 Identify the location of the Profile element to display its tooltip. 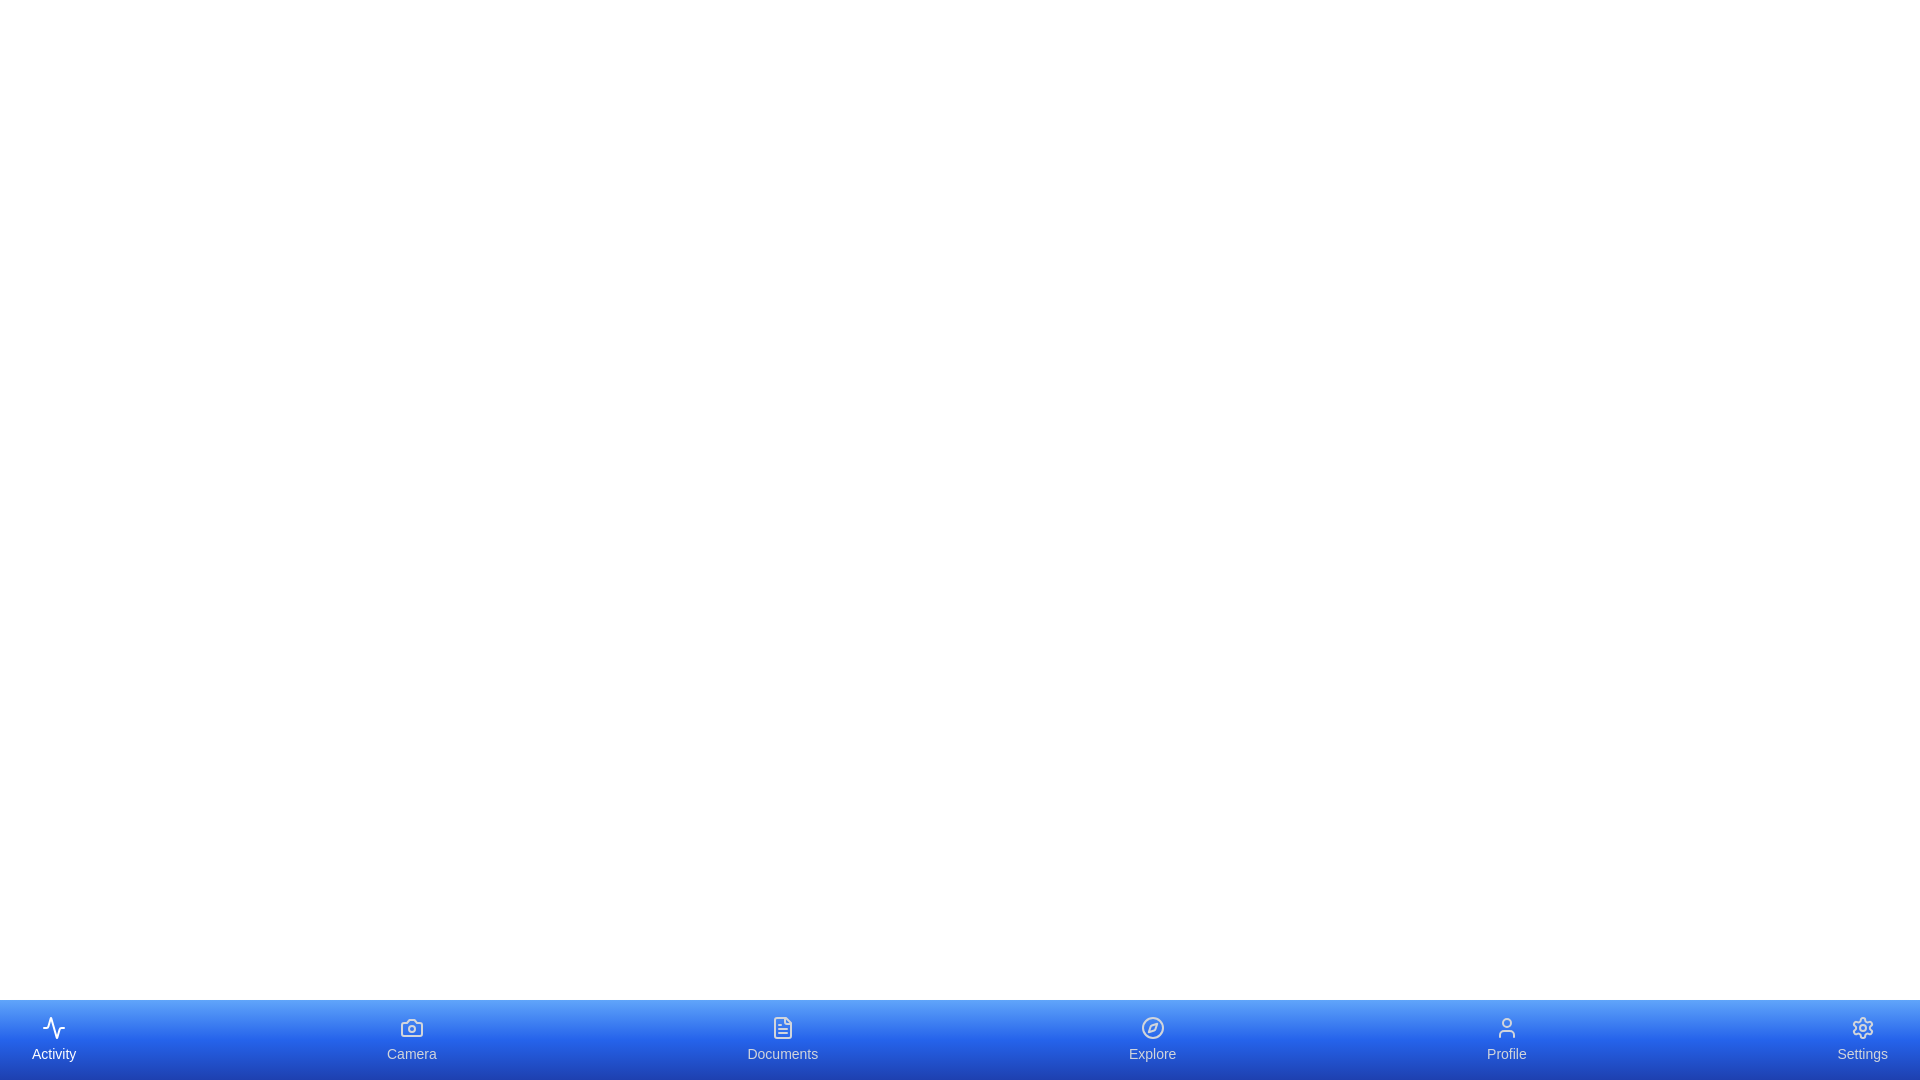
(1506, 1039).